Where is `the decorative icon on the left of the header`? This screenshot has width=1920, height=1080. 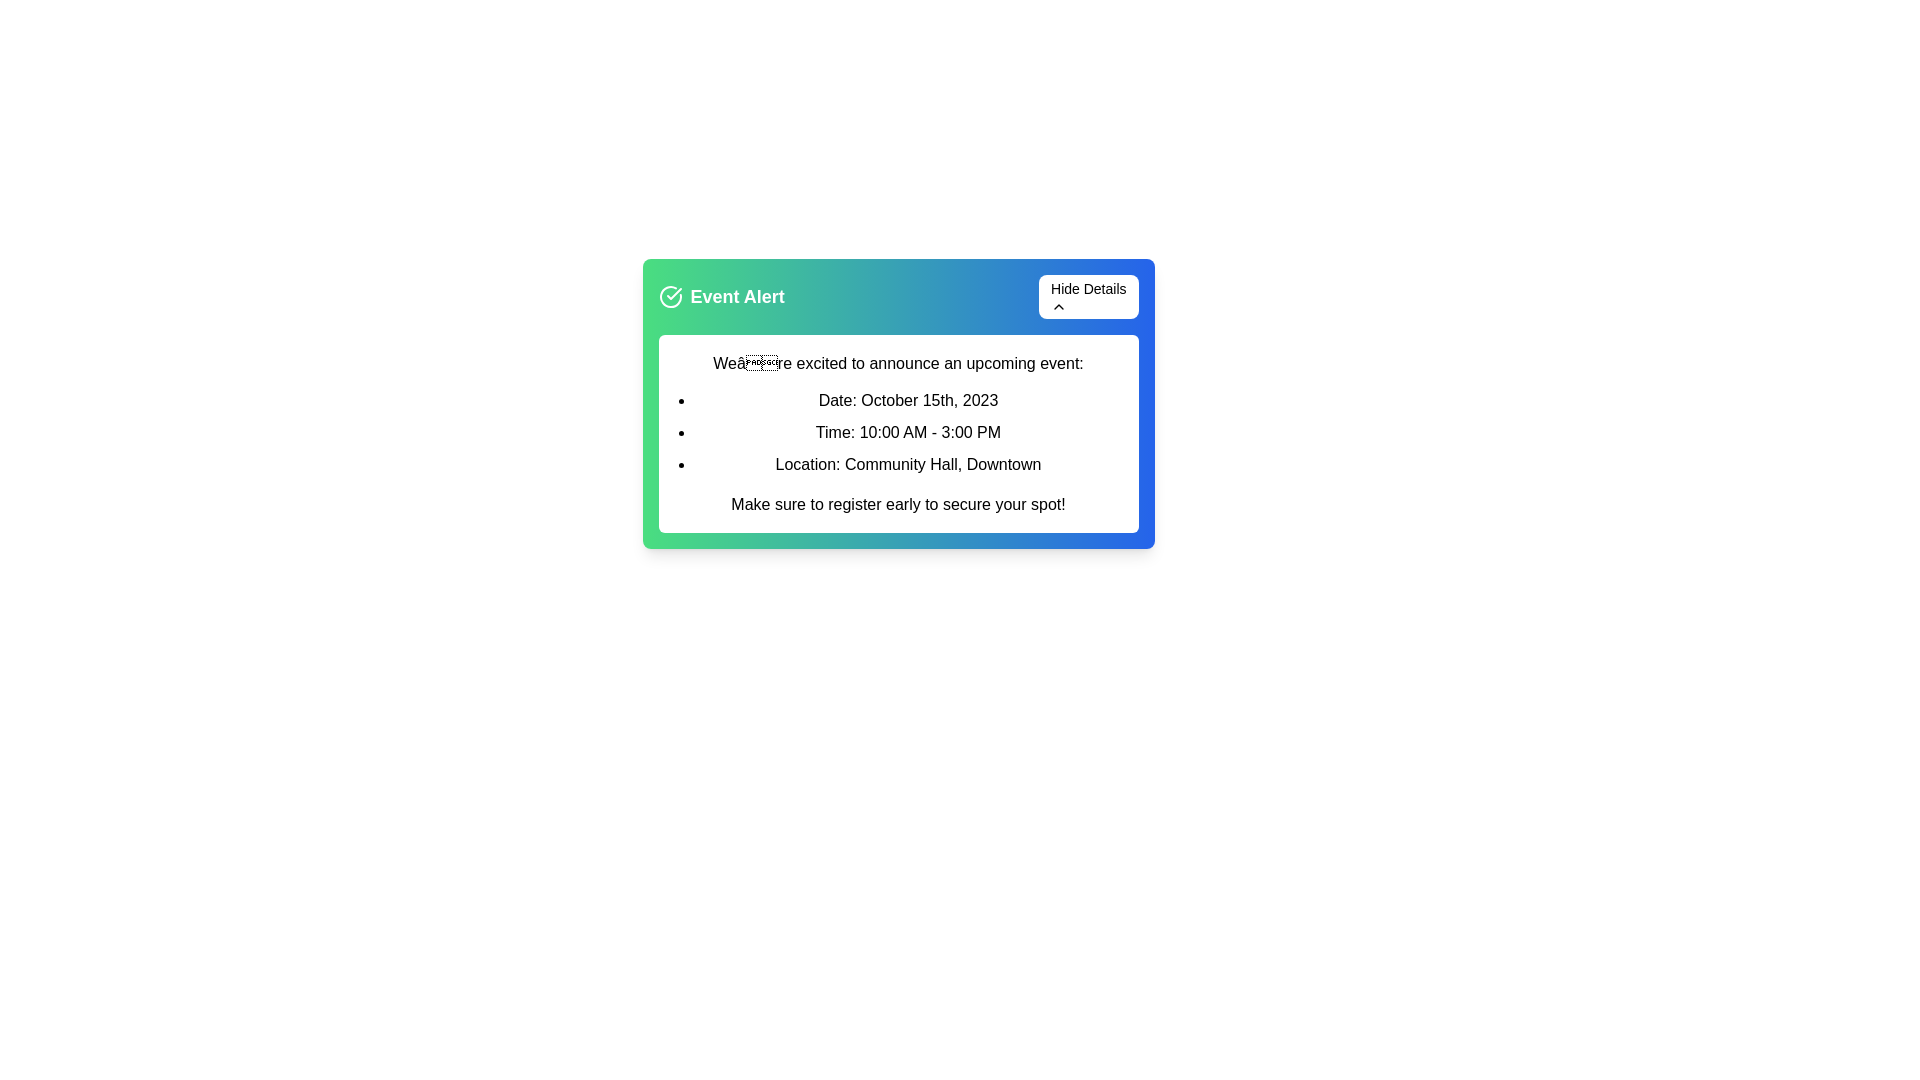 the decorative icon on the left of the header is located at coordinates (670, 297).